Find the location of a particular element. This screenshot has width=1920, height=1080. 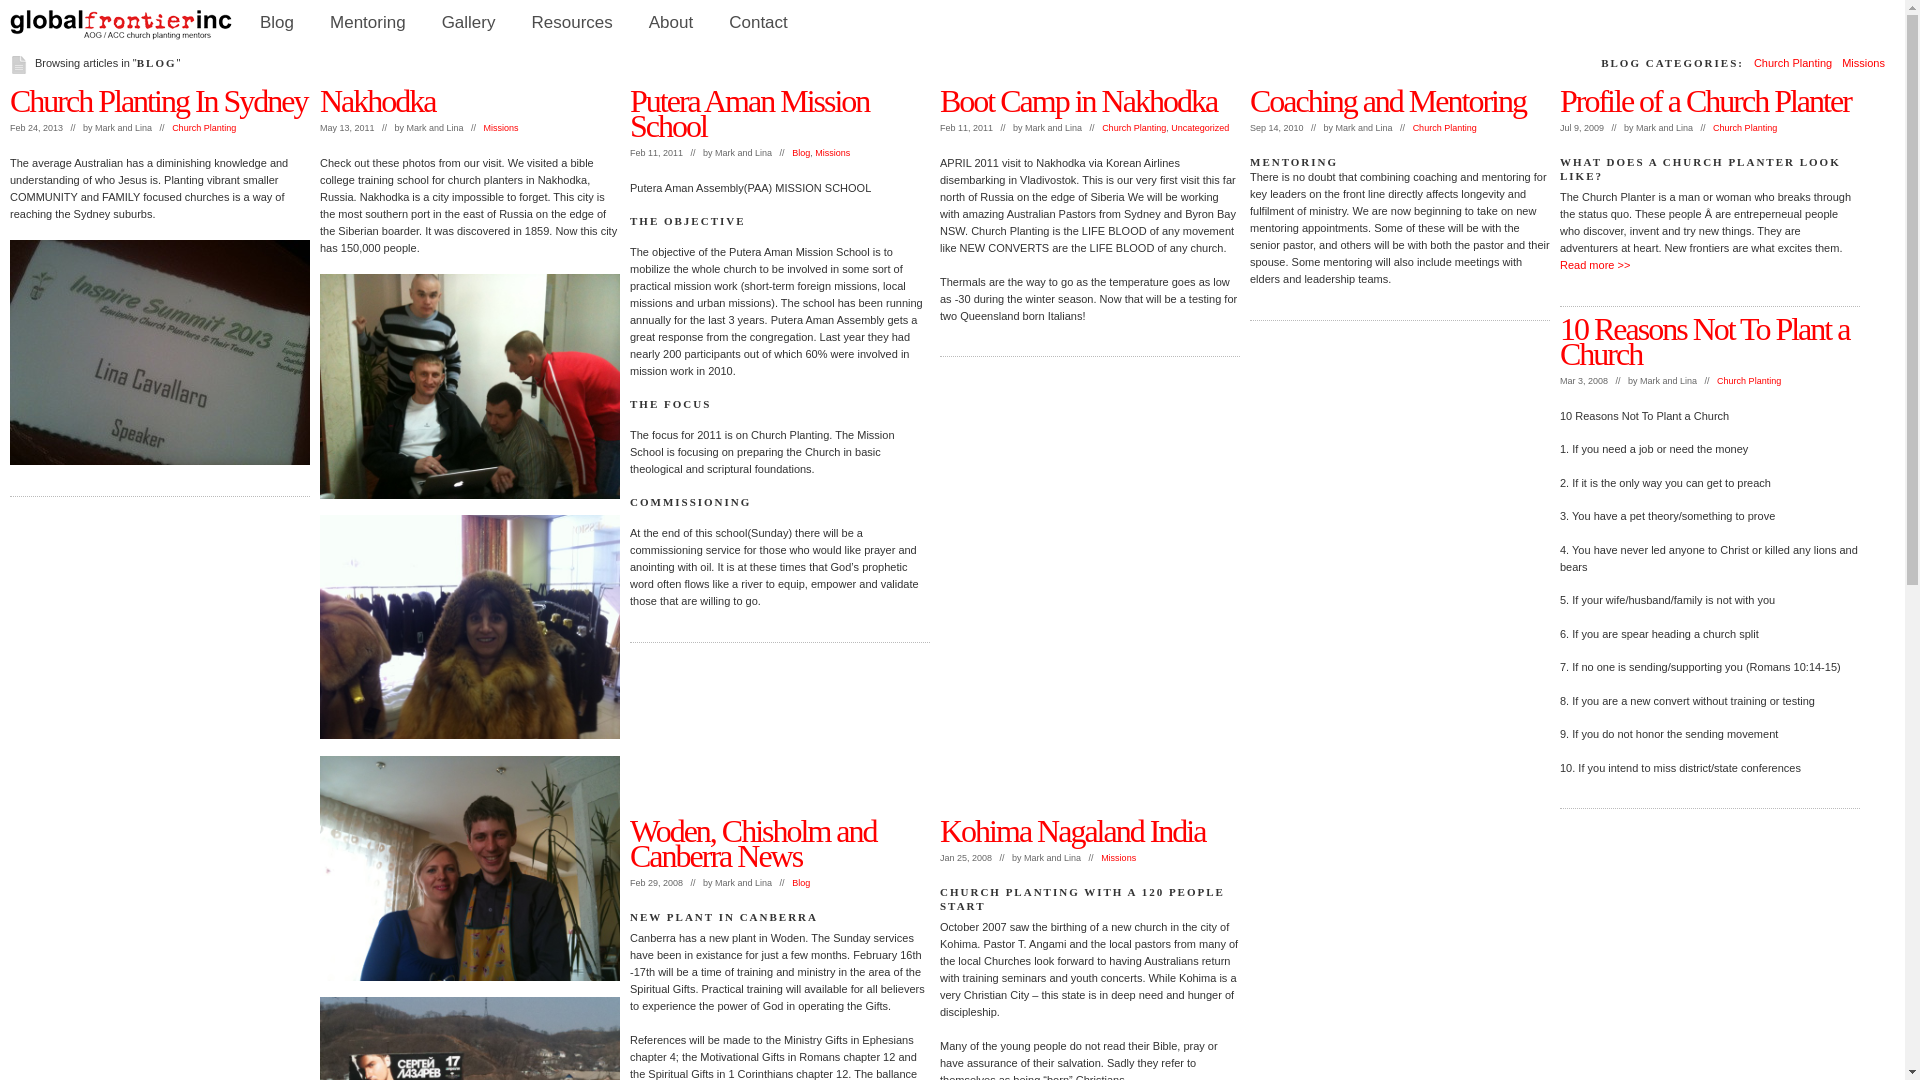

'Kohima Nagaland India' is located at coordinates (939, 830).